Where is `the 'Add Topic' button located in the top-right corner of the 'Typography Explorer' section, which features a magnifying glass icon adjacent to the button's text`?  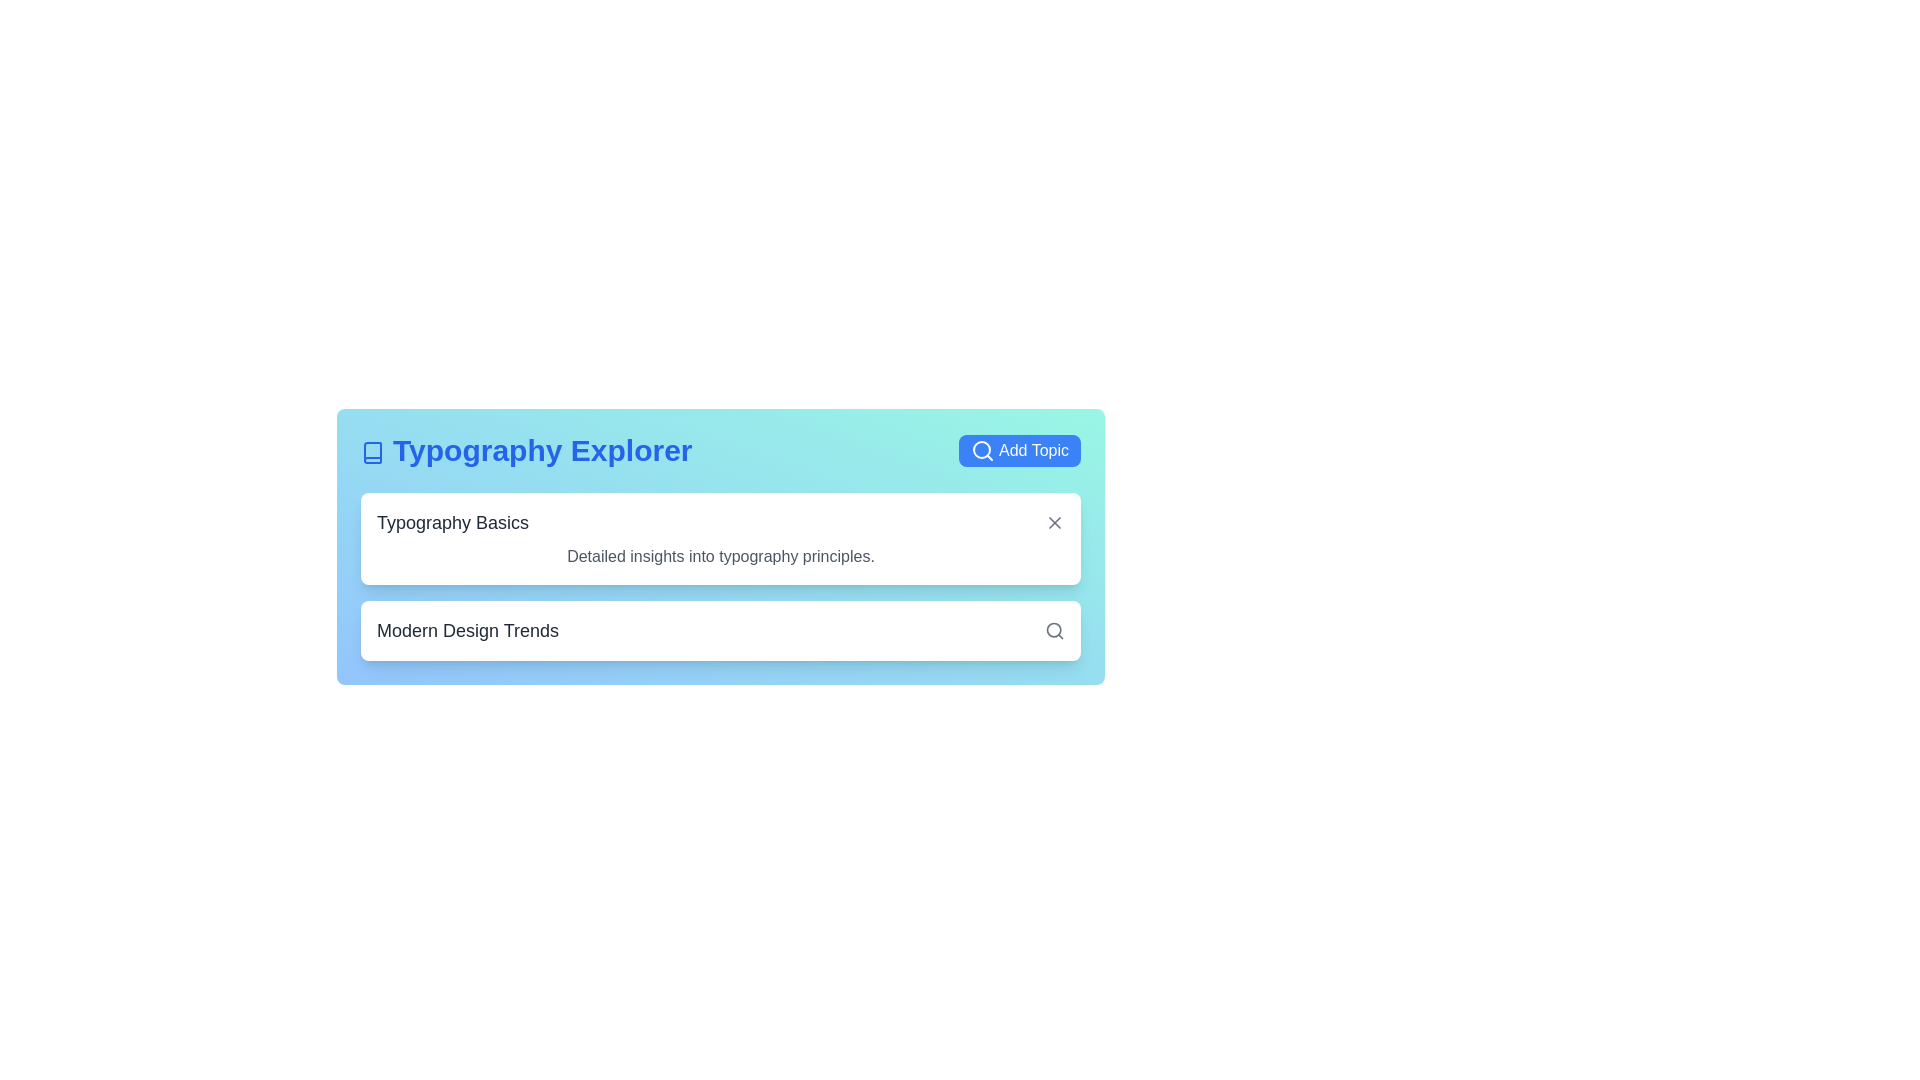
the 'Add Topic' button located in the top-right corner of the 'Typography Explorer' section, which features a magnifying glass icon adjacent to the button's text is located at coordinates (983, 451).